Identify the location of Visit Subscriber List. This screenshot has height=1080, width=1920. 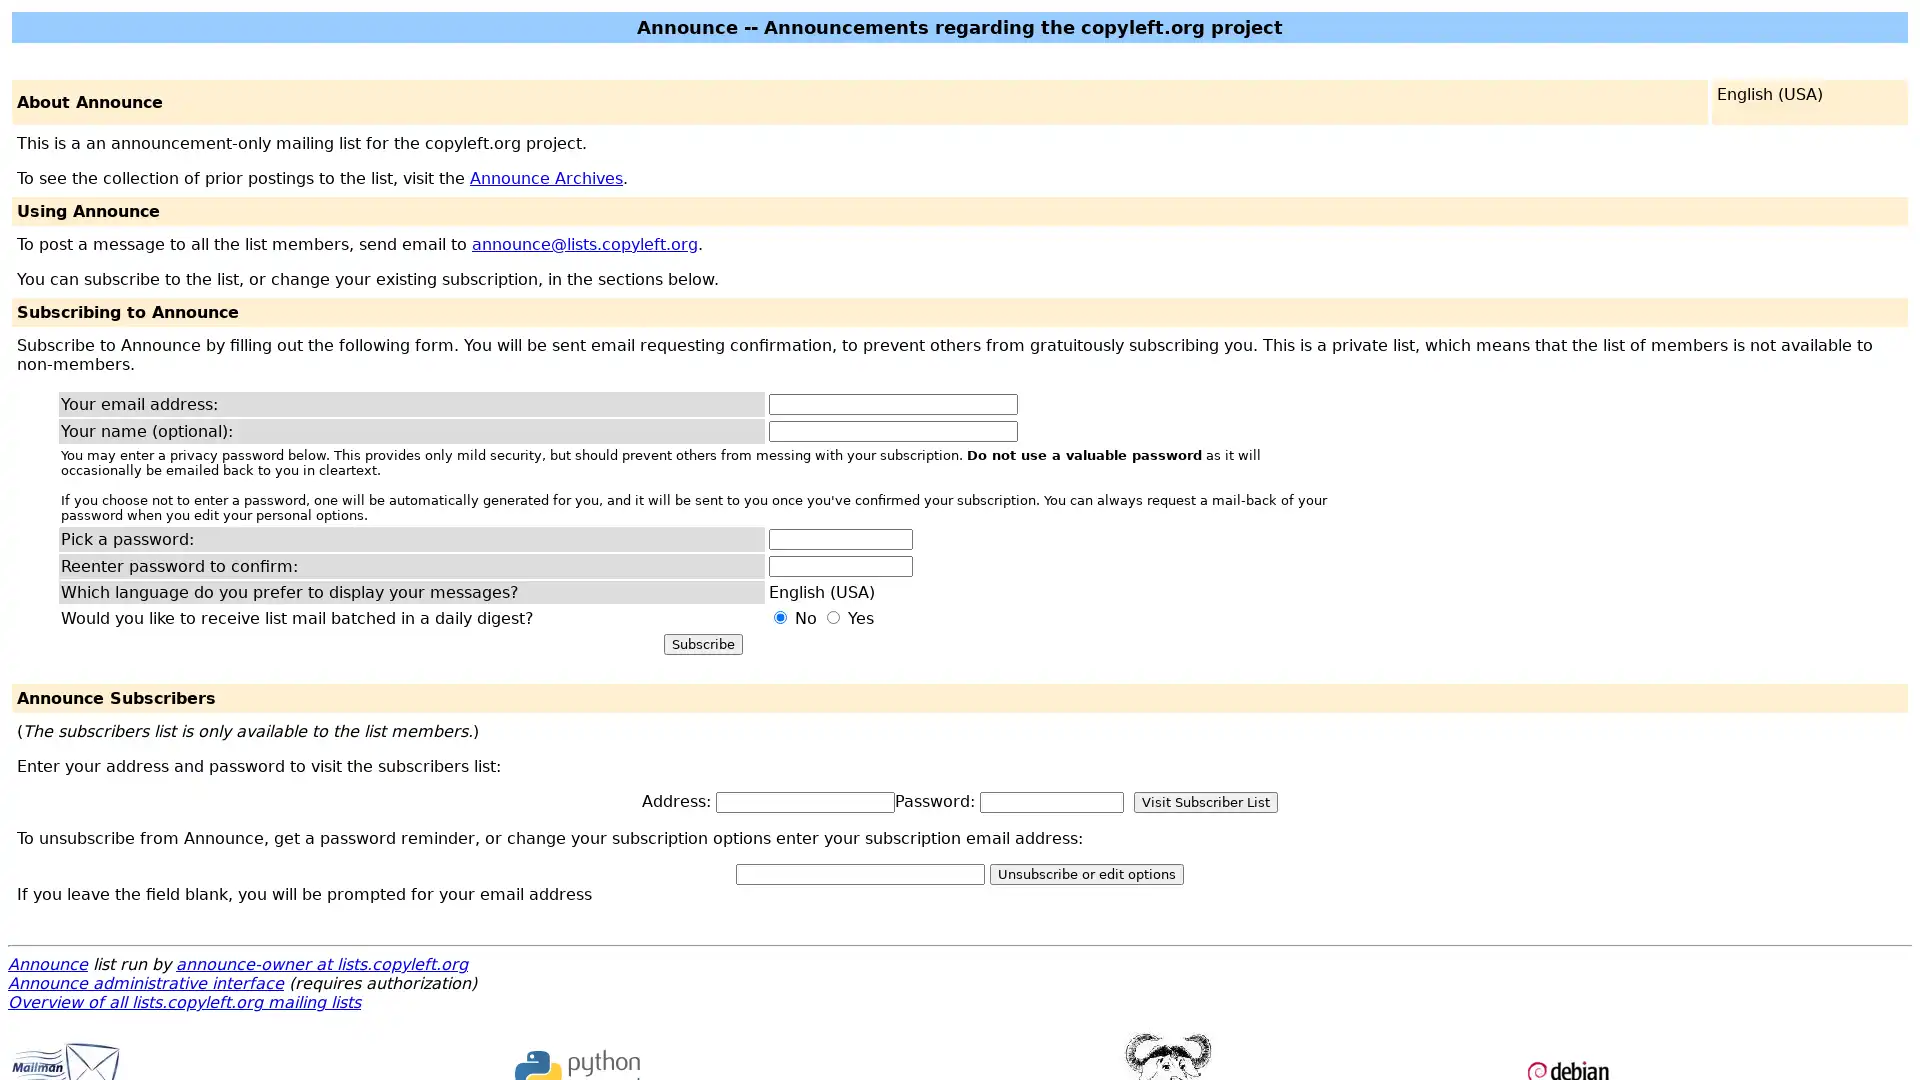
(1204, 801).